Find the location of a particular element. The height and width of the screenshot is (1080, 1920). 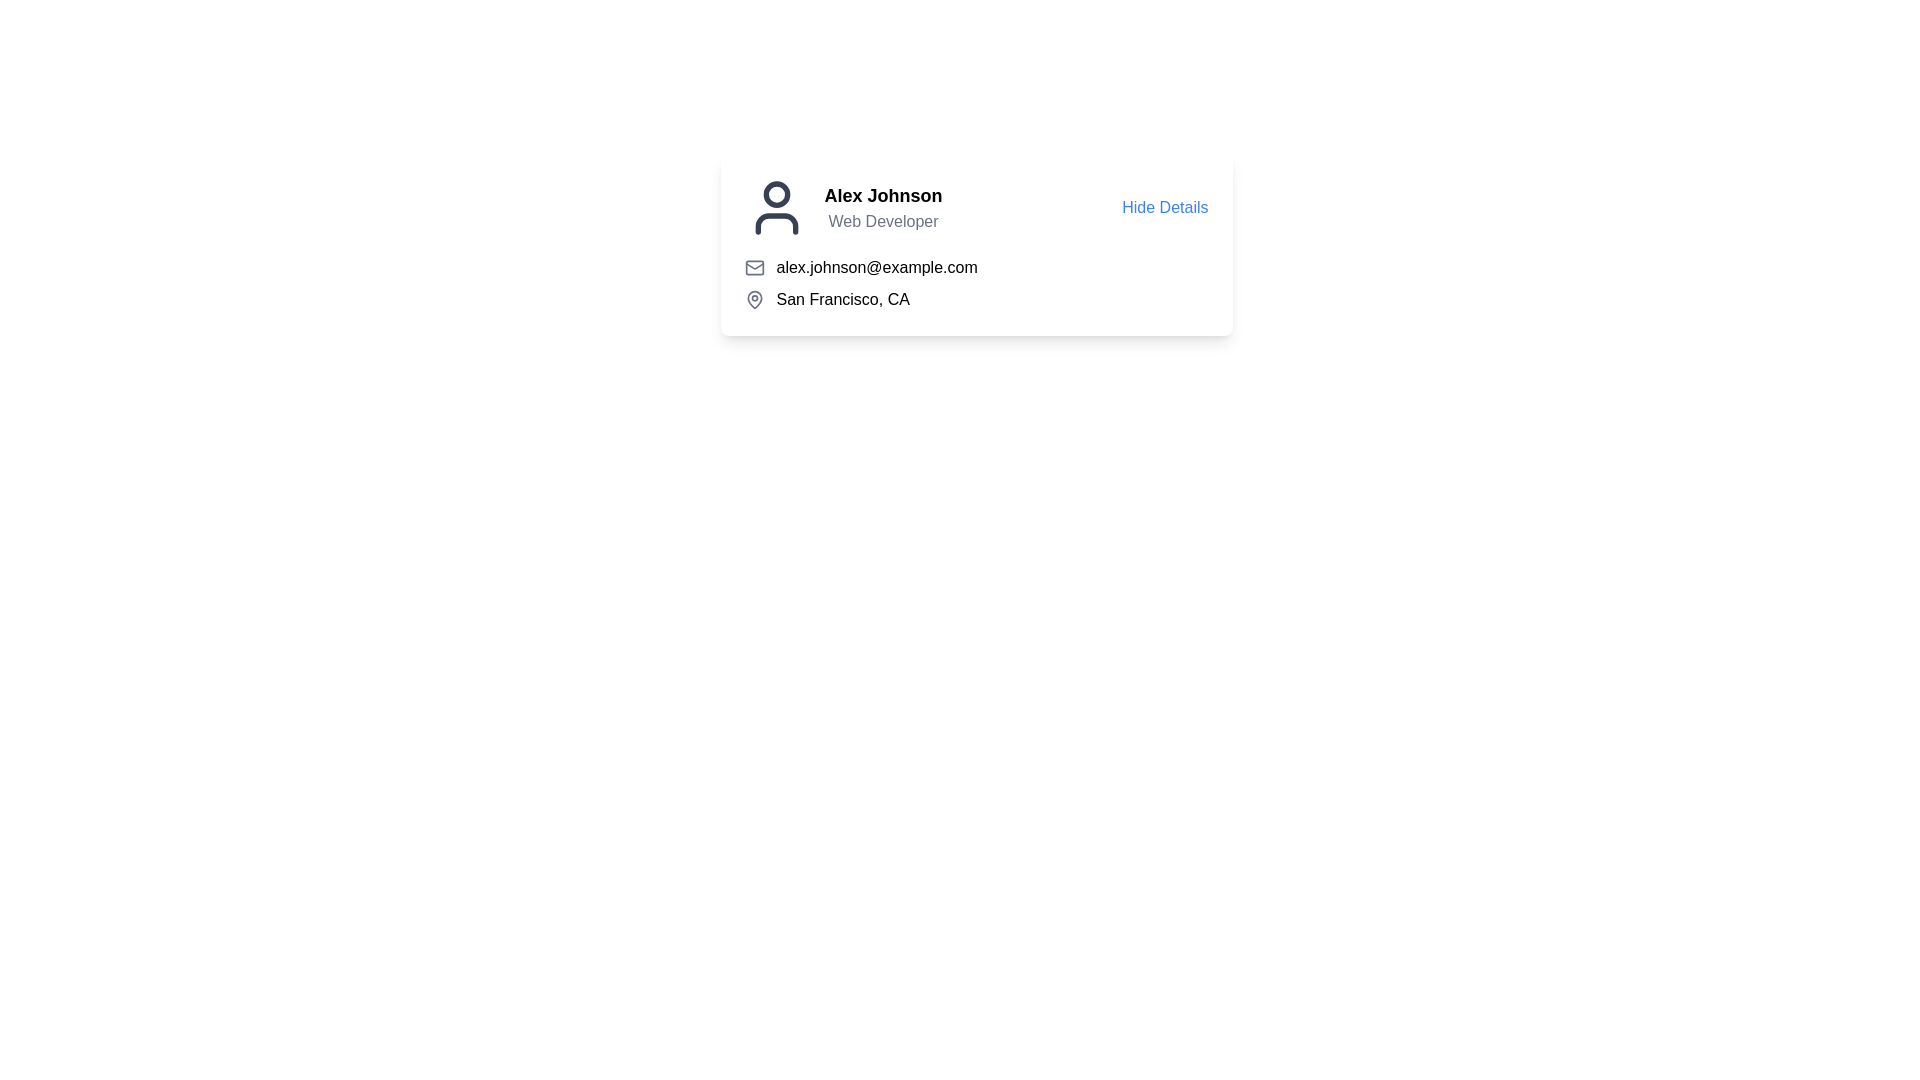

the envelope icon element, which is a rectangular shape with slightly rounded corners, located on the left side of the mail icon near the email address 'alex.johnson@example.com' is located at coordinates (753, 266).